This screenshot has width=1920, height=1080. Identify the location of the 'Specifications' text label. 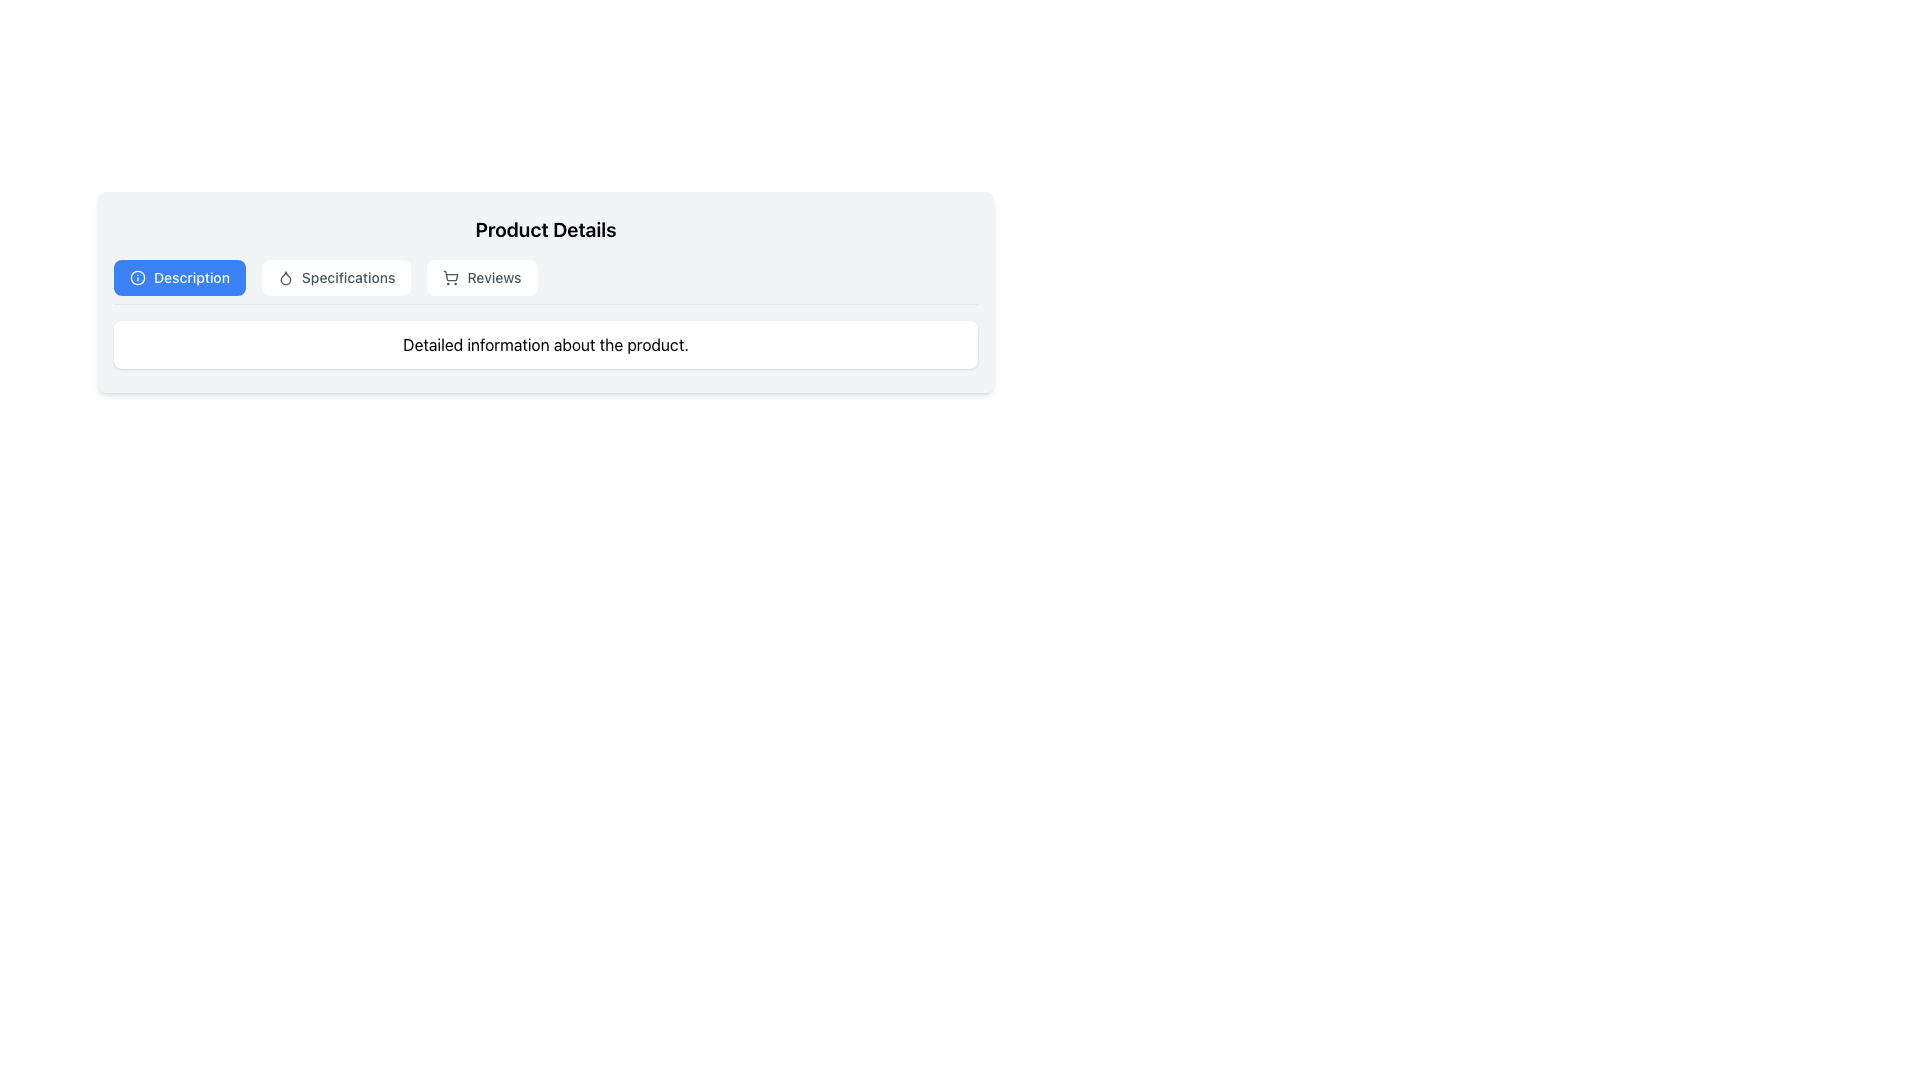
(348, 277).